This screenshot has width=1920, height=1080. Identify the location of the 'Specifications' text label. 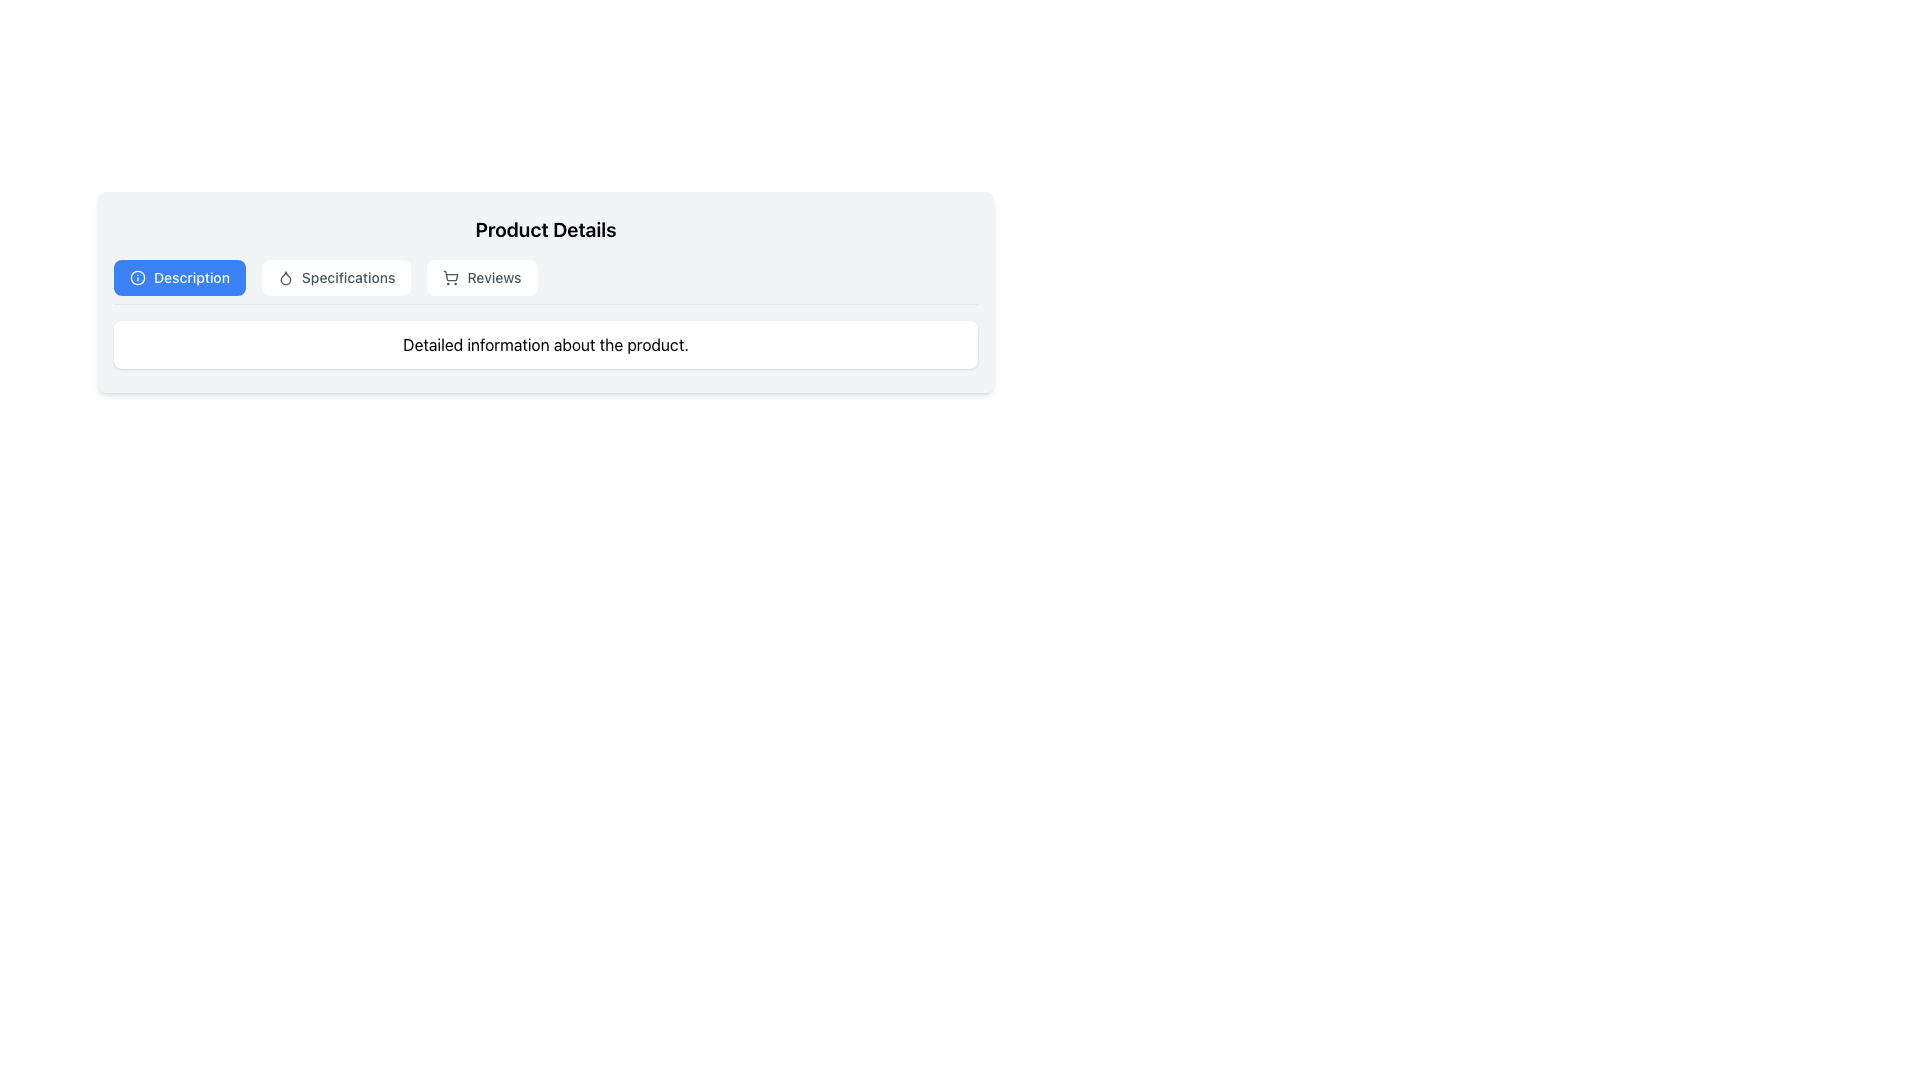
(348, 277).